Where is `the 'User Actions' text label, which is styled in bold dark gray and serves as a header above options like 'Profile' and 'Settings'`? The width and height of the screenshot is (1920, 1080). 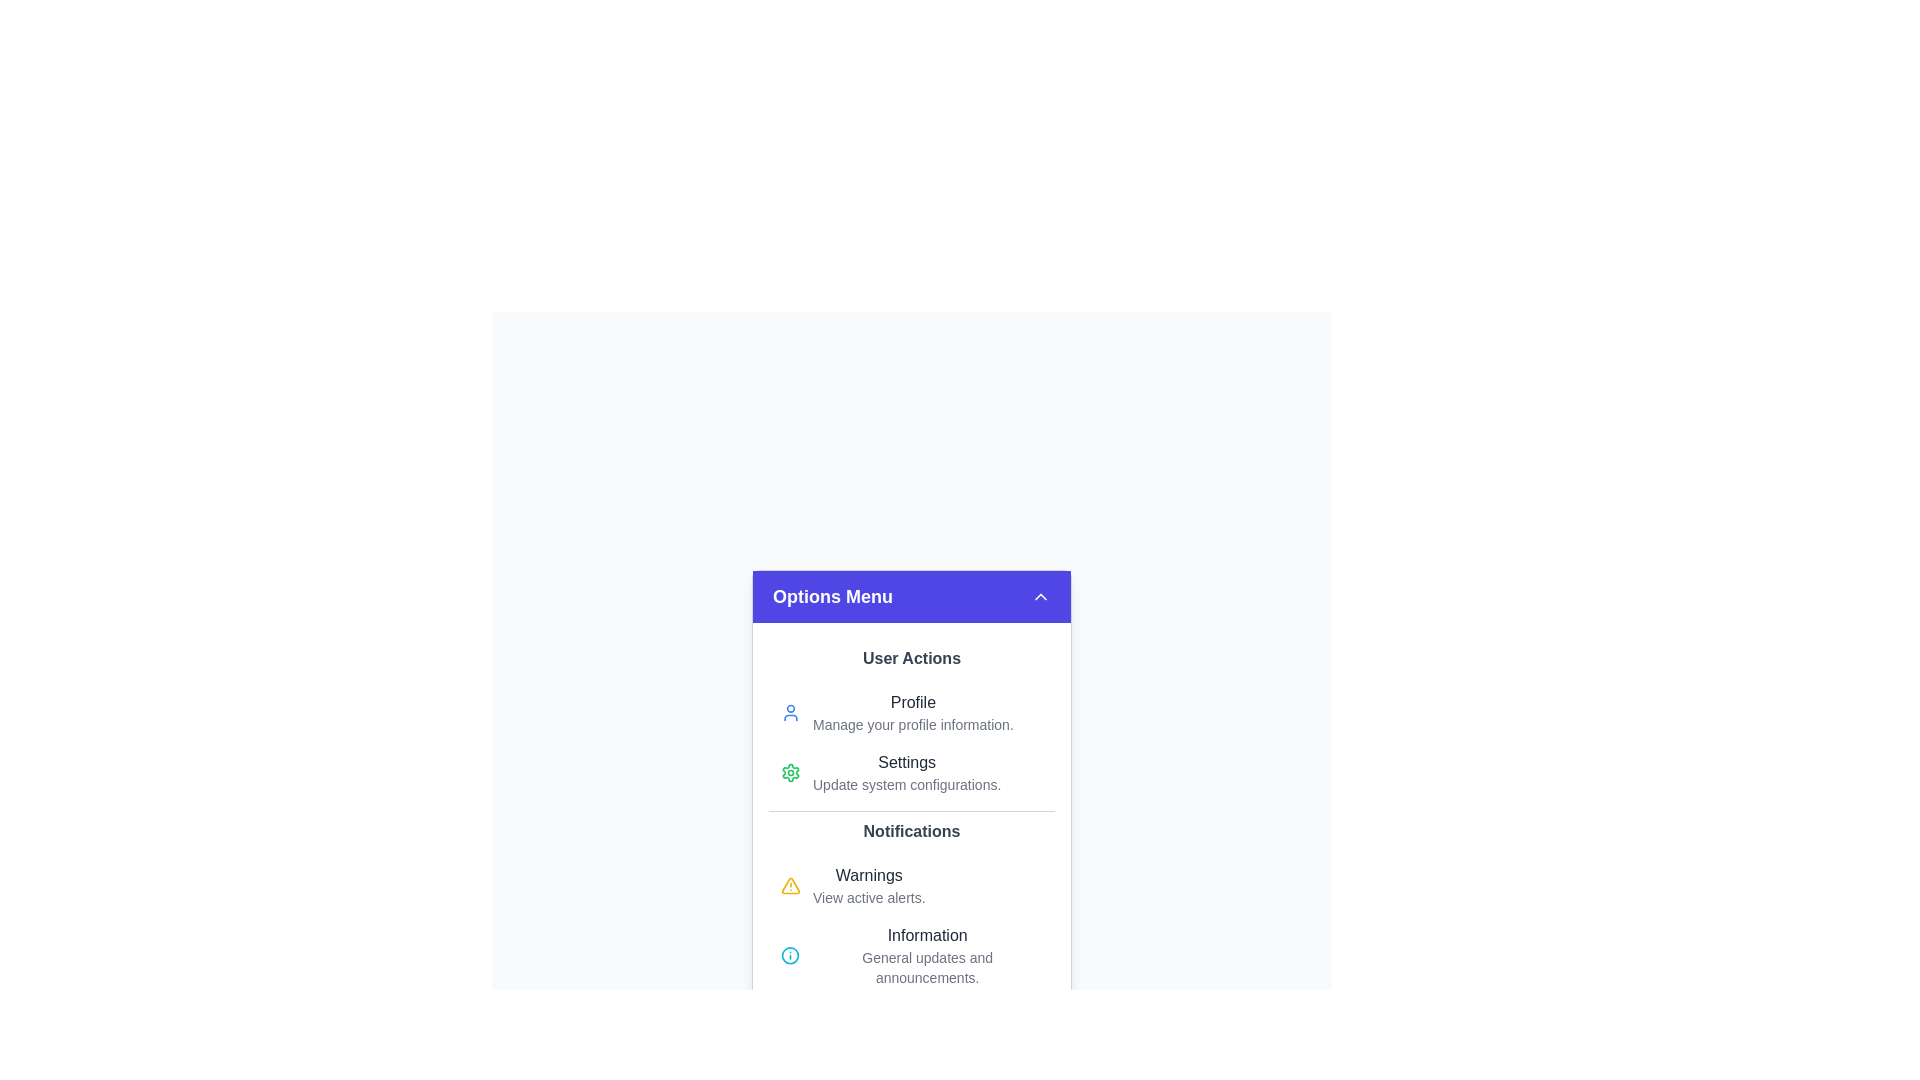 the 'User Actions' text label, which is styled in bold dark gray and serves as a header above options like 'Profile' and 'Settings' is located at coordinates (911, 659).